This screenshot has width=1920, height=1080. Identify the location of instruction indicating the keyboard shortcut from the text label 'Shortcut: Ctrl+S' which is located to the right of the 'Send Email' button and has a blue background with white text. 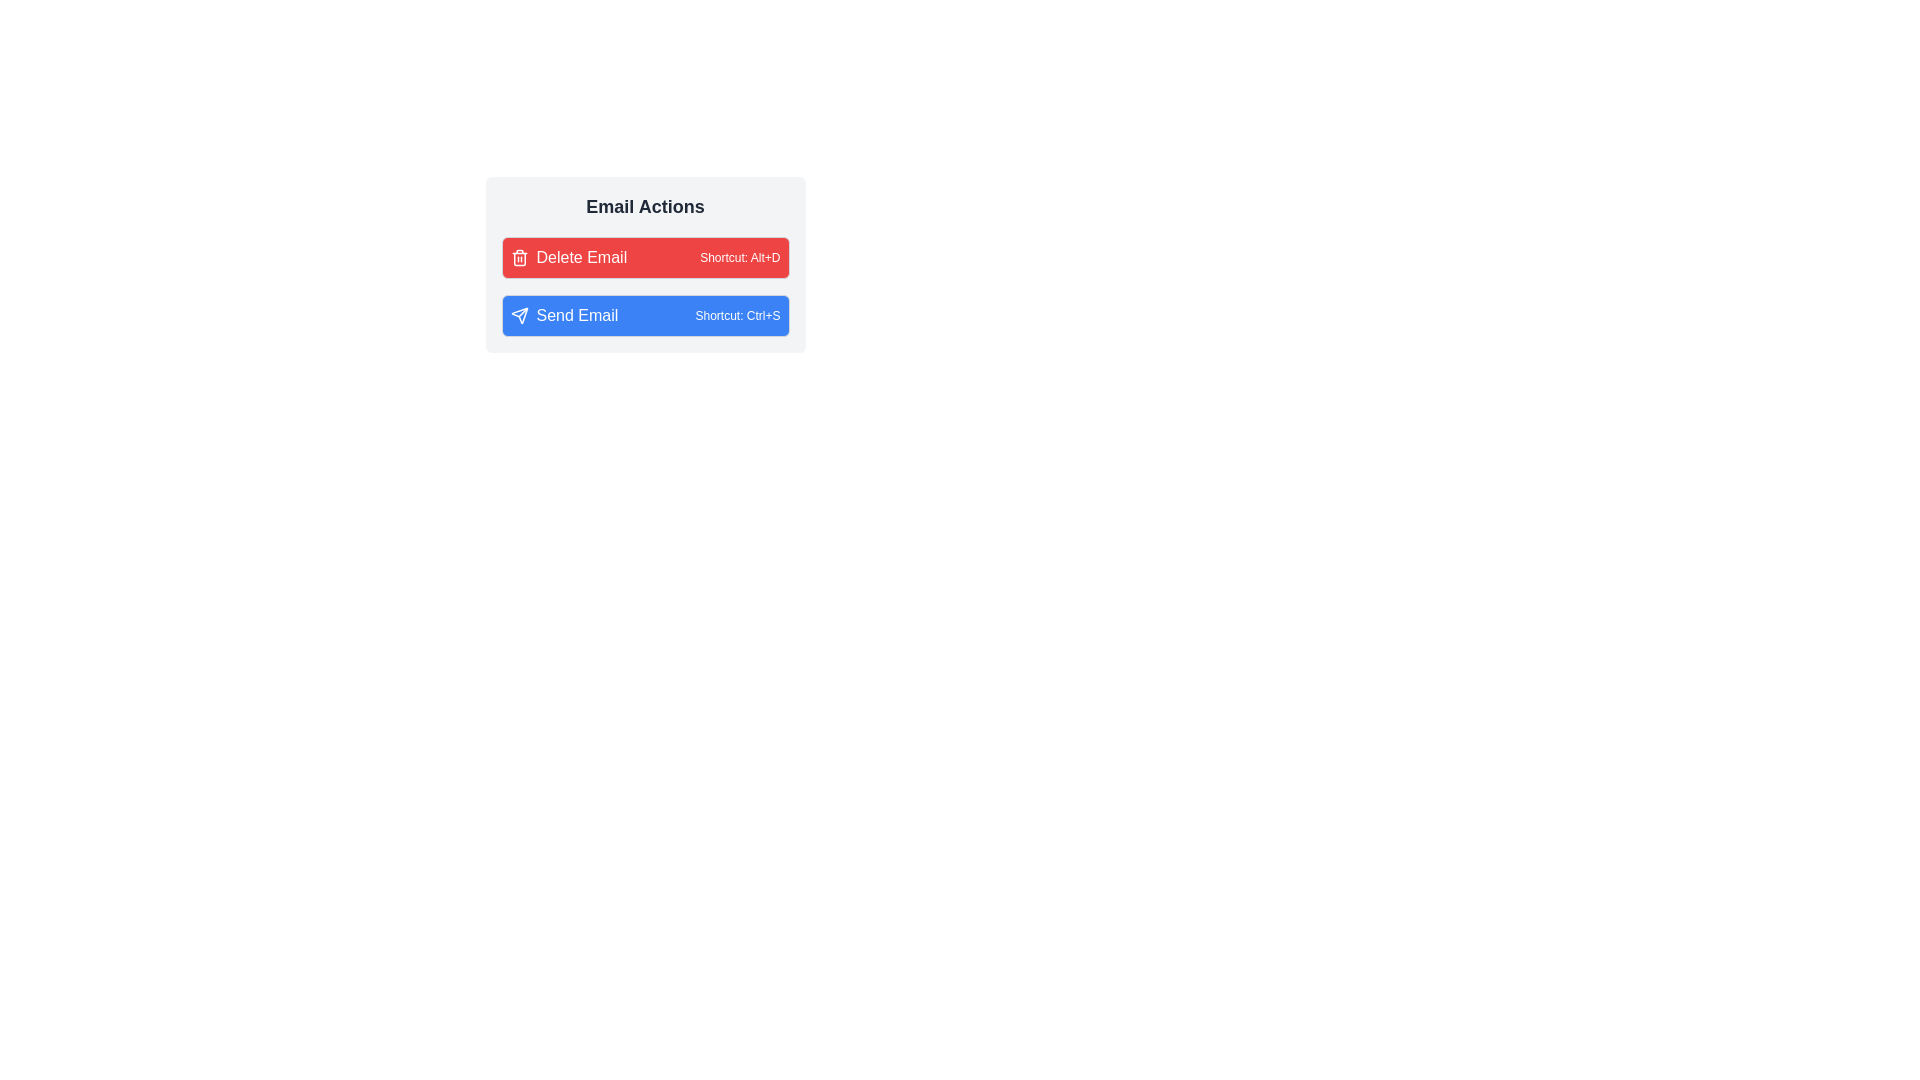
(737, 315).